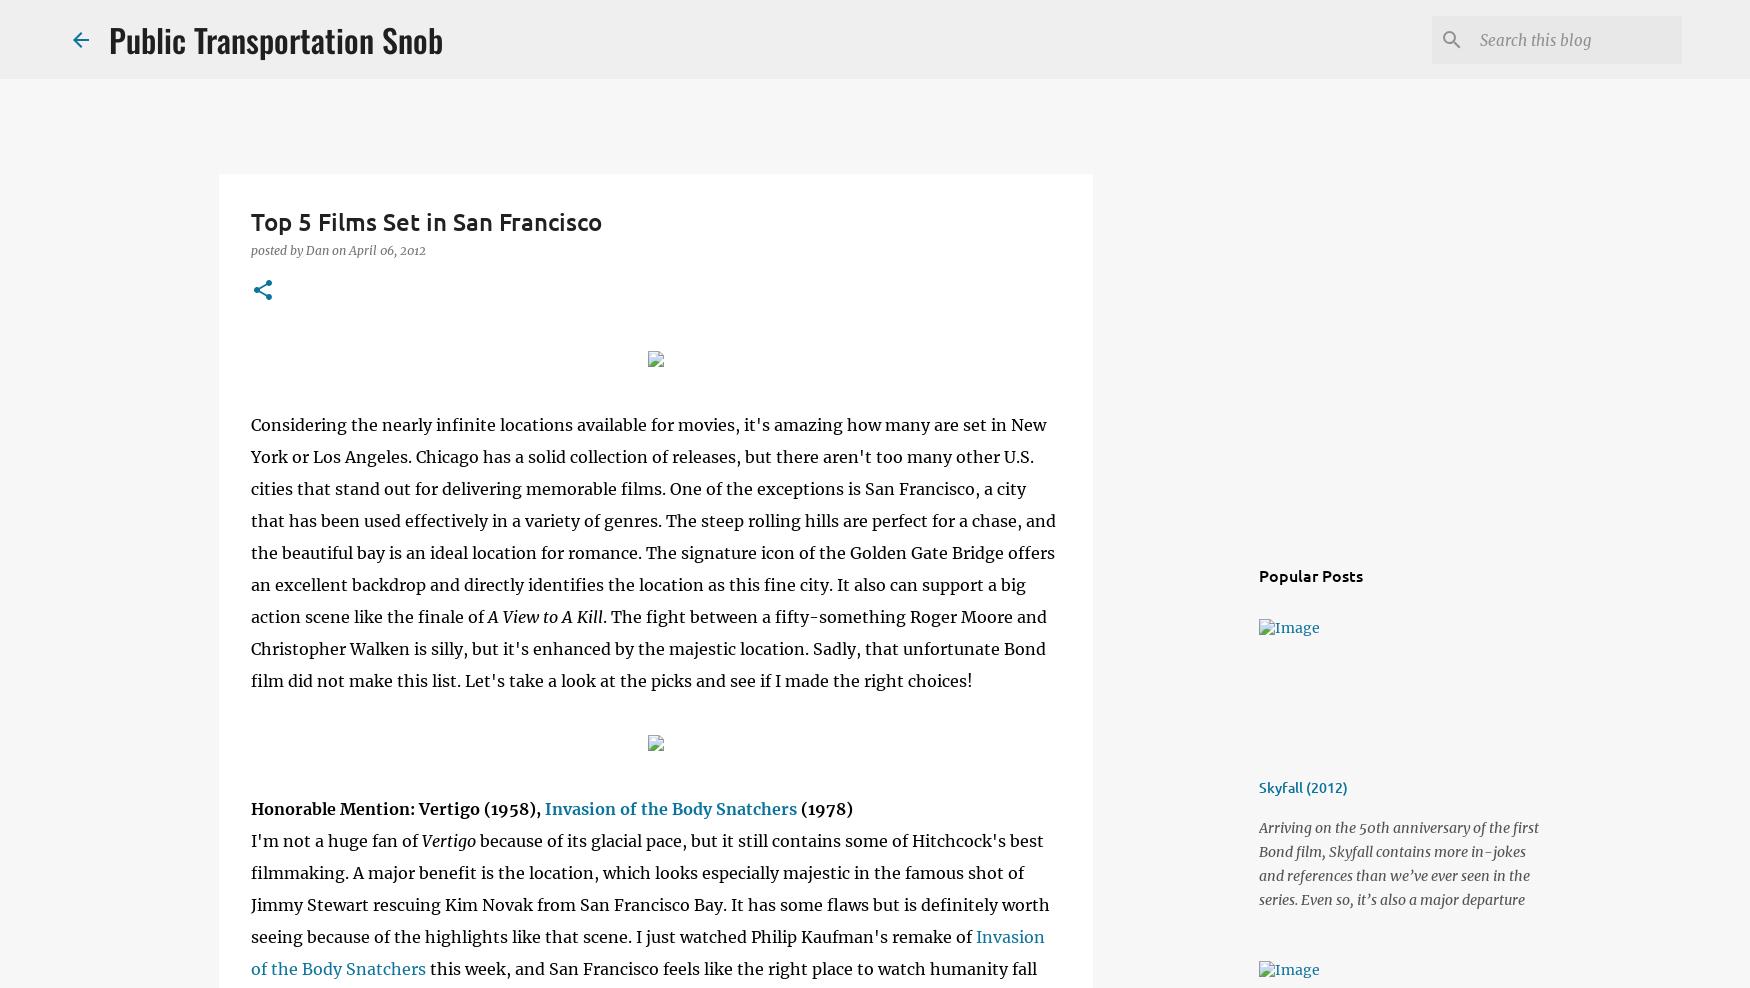  Describe the element at coordinates (449, 840) in the screenshot. I see `'Vertigo'` at that location.